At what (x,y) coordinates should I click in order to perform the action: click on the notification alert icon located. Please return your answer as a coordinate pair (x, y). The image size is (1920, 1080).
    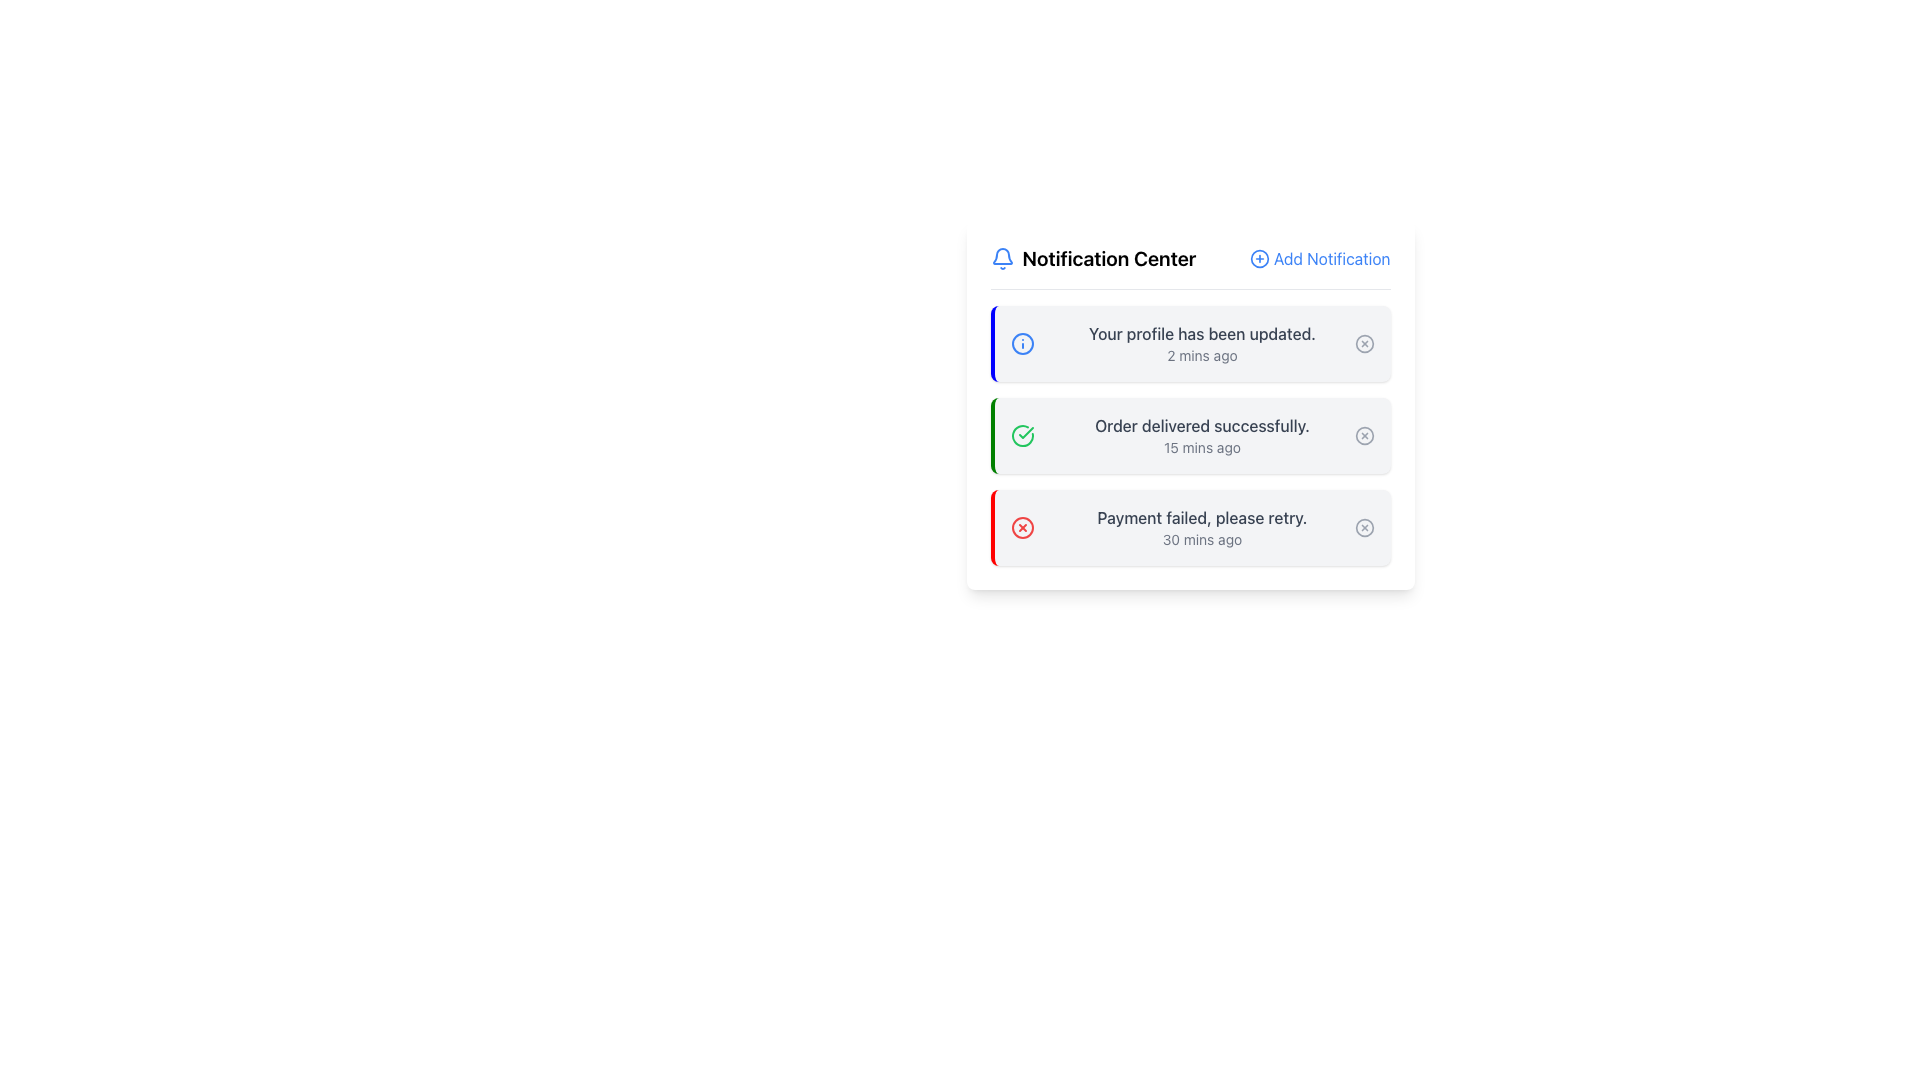
    Looking at the image, I should click on (1002, 257).